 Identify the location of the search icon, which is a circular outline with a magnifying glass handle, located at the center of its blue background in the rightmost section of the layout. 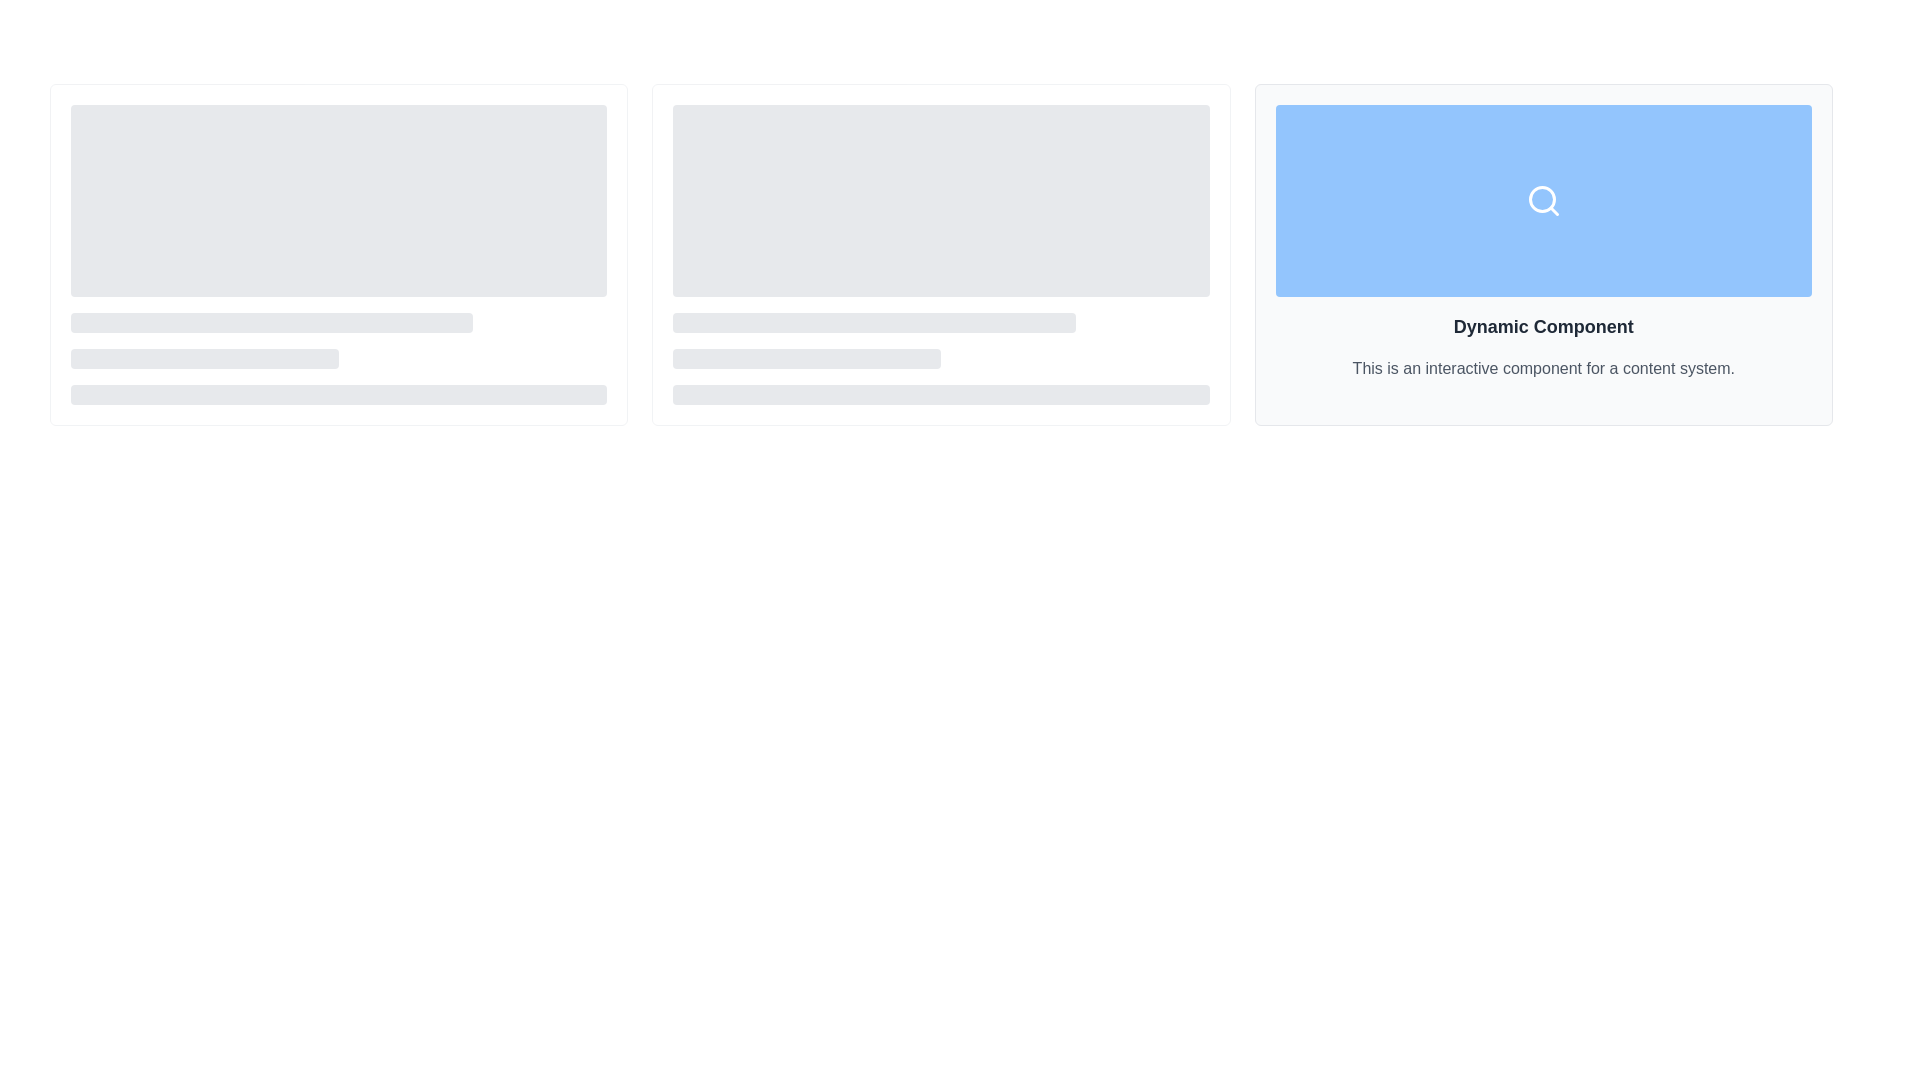
(1542, 200).